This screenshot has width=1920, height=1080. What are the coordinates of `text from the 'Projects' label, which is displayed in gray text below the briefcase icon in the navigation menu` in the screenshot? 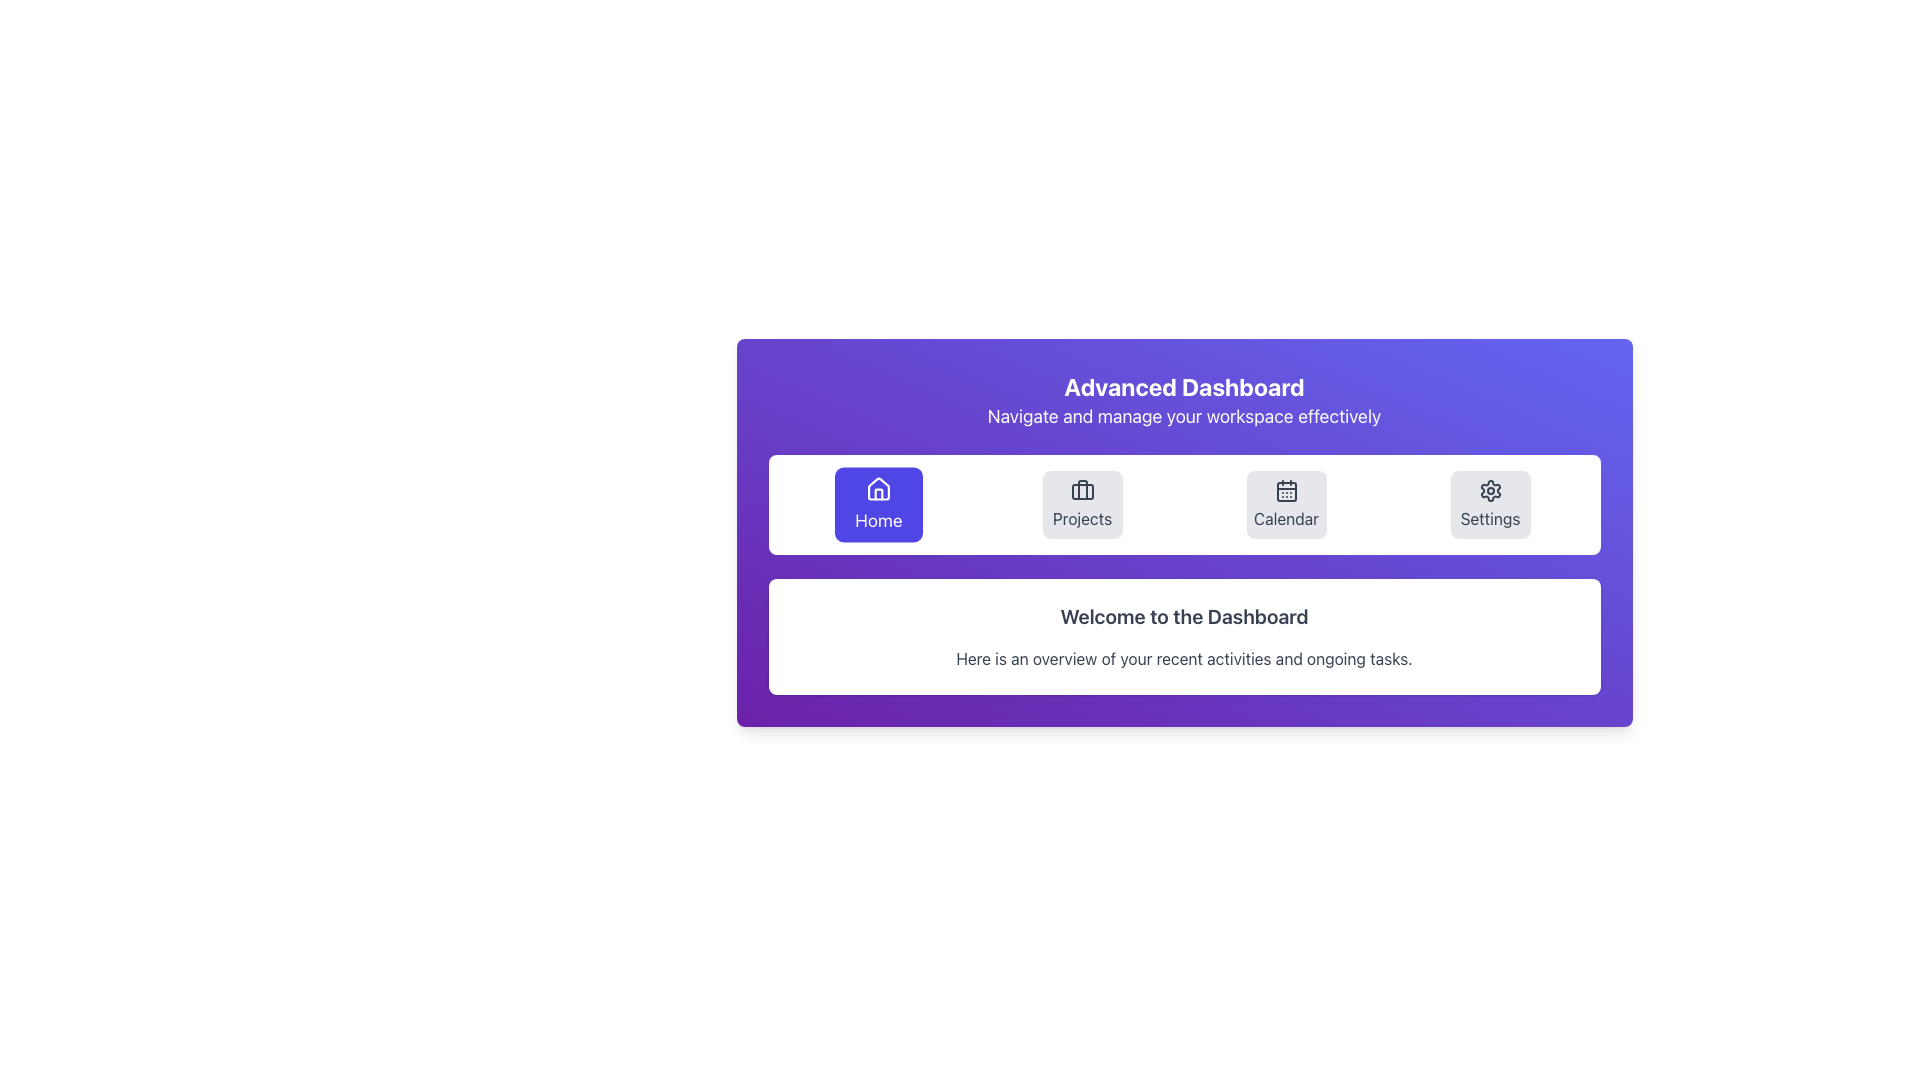 It's located at (1081, 518).